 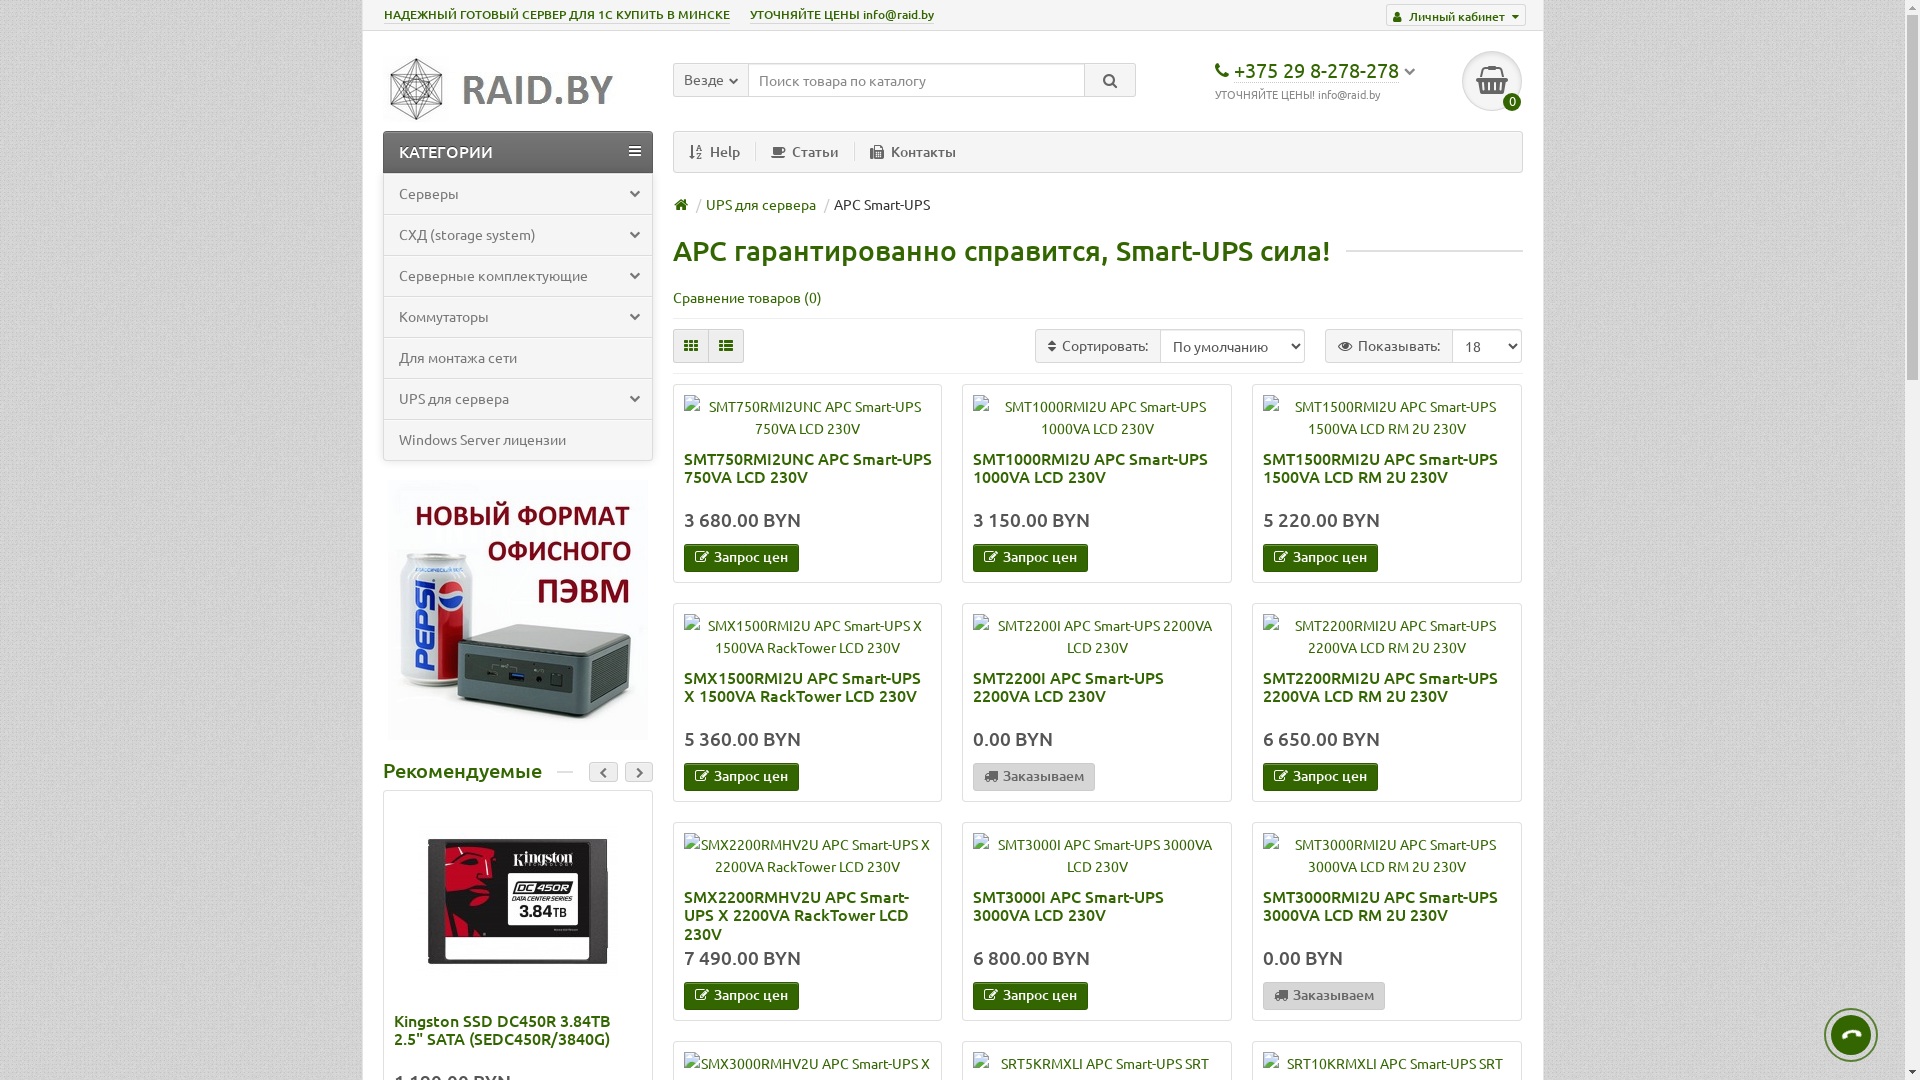 What do you see at coordinates (507, 88) in the screenshot?
I see `'RAID.BY'` at bounding box center [507, 88].